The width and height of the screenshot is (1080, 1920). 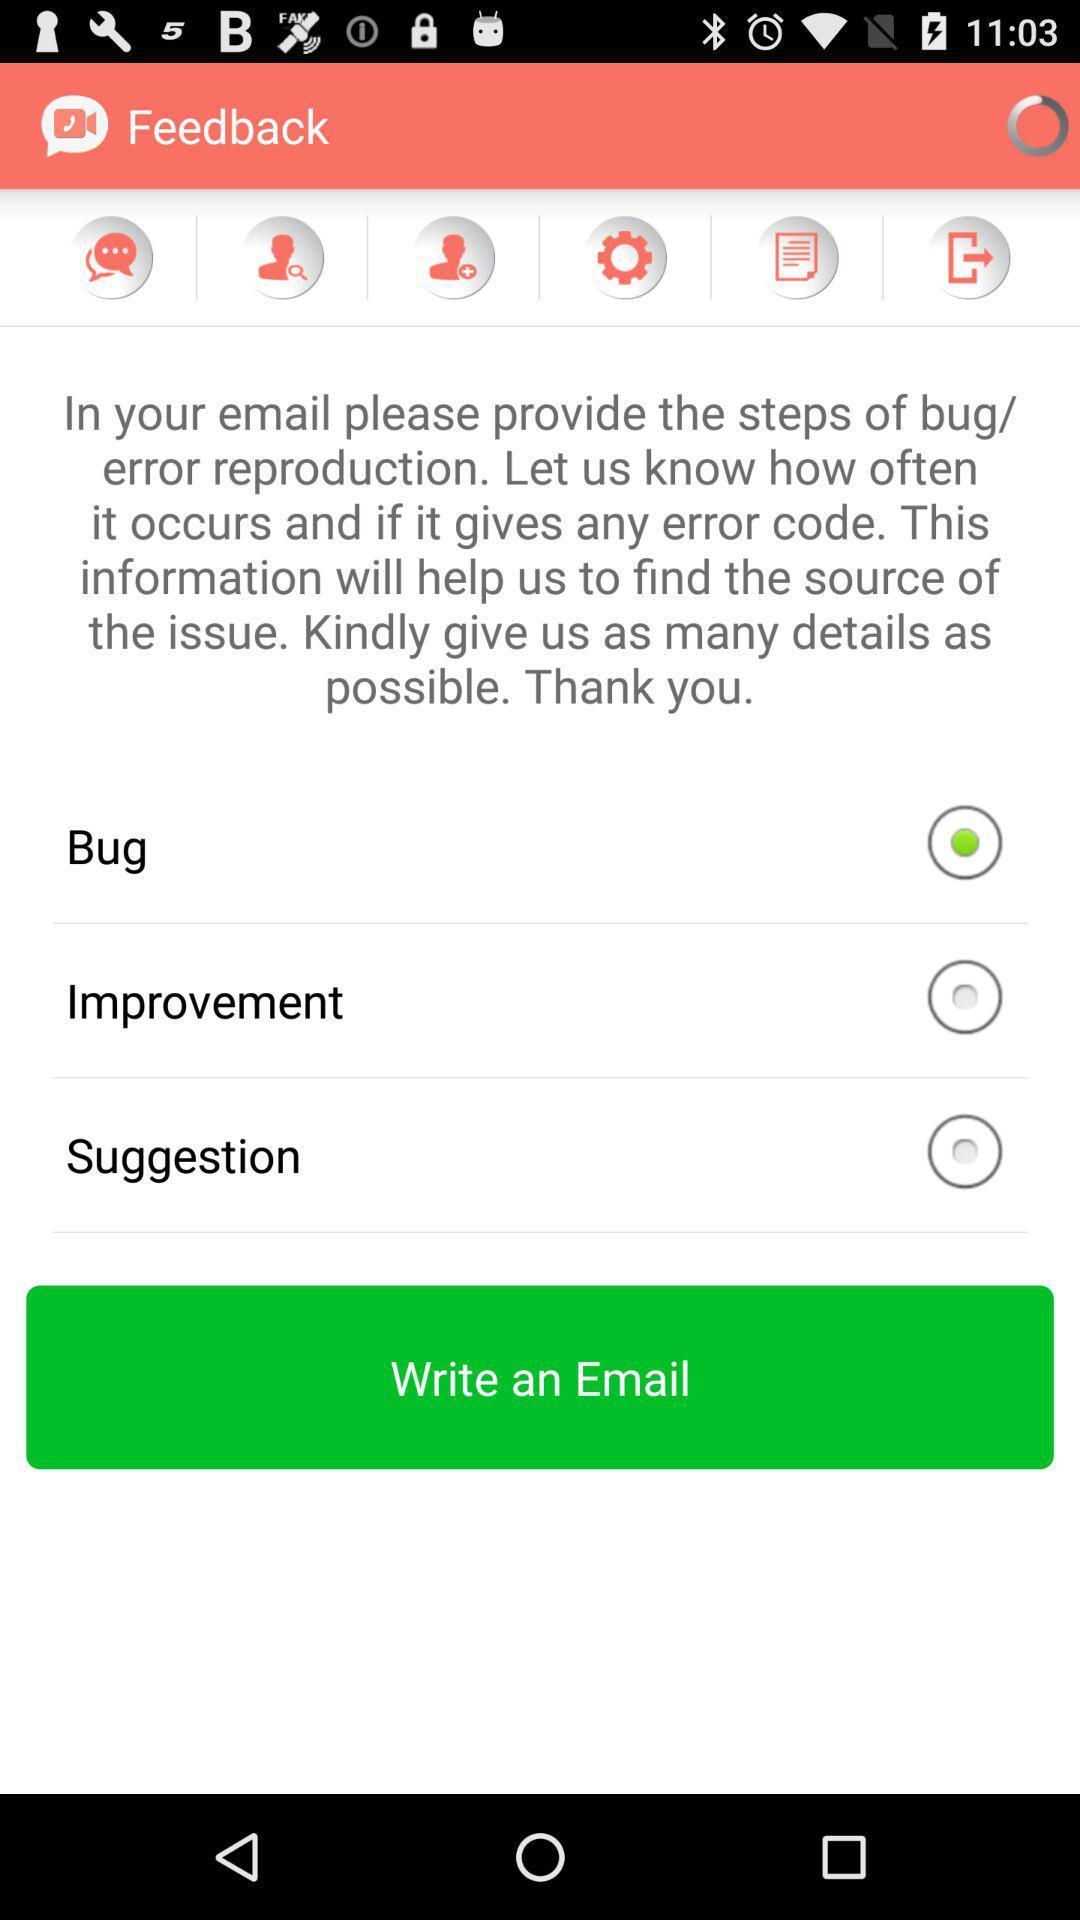 What do you see at coordinates (111, 256) in the screenshot?
I see `send a text message` at bounding box center [111, 256].